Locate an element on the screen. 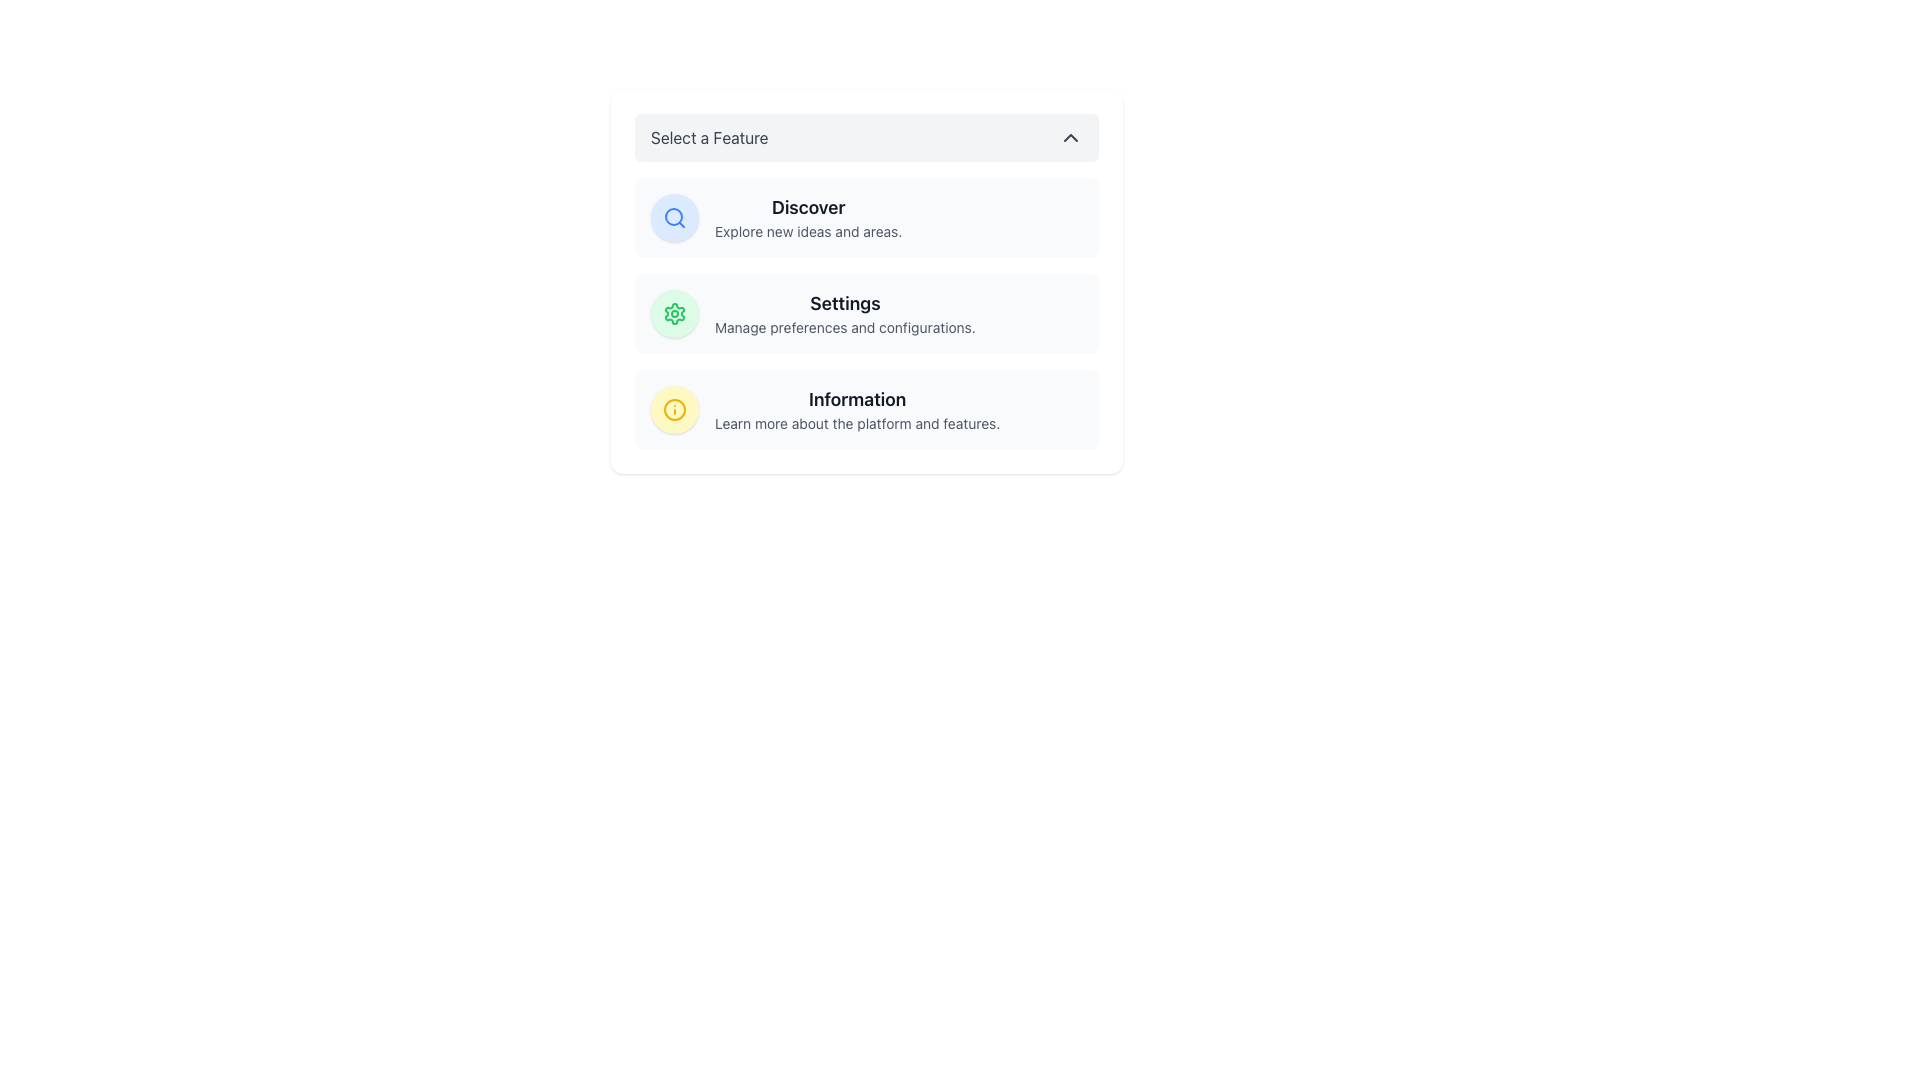 The width and height of the screenshot is (1920, 1080). the circular icon button with a green background and gear outline, located to the left of the 'Settings' option in the feature list is located at coordinates (675, 313).